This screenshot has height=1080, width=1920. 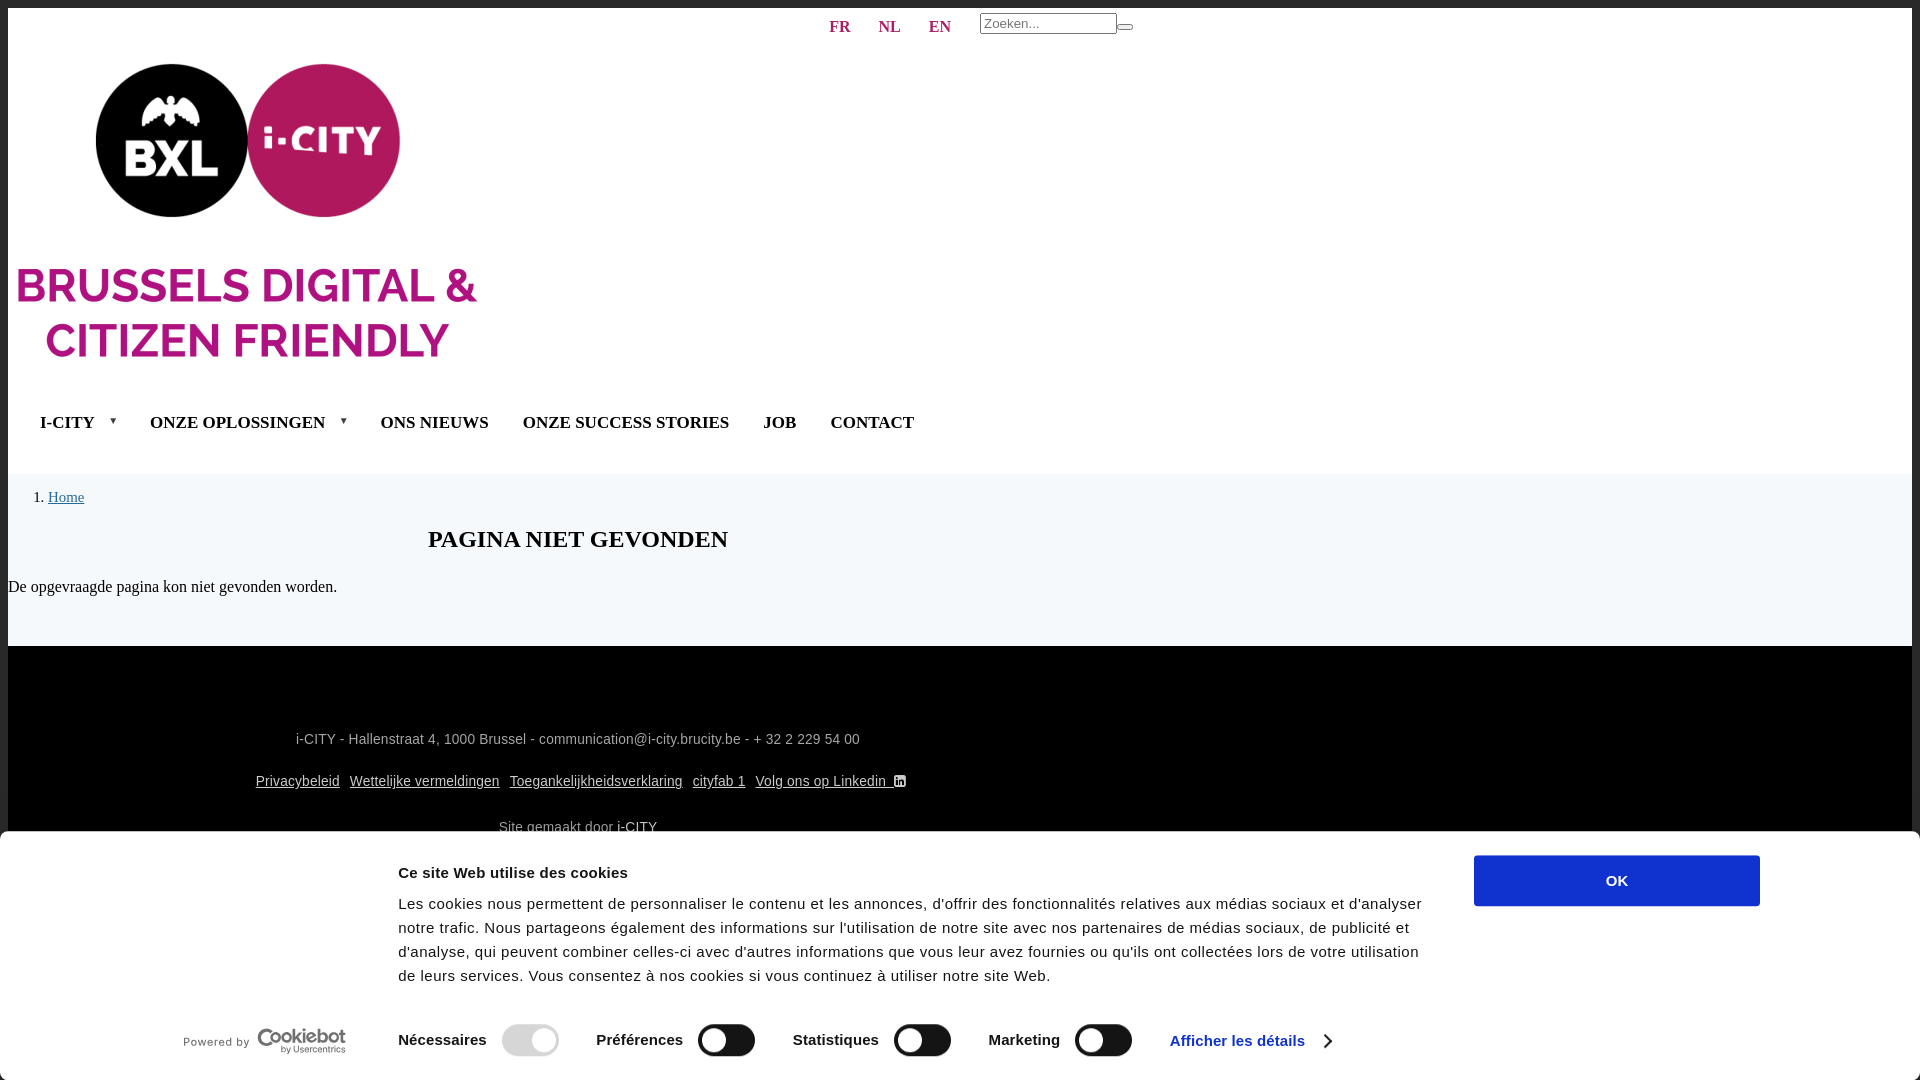 What do you see at coordinates (296, 780) in the screenshot?
I see `'Privacybeleid'` at bounding box center [296, 780].